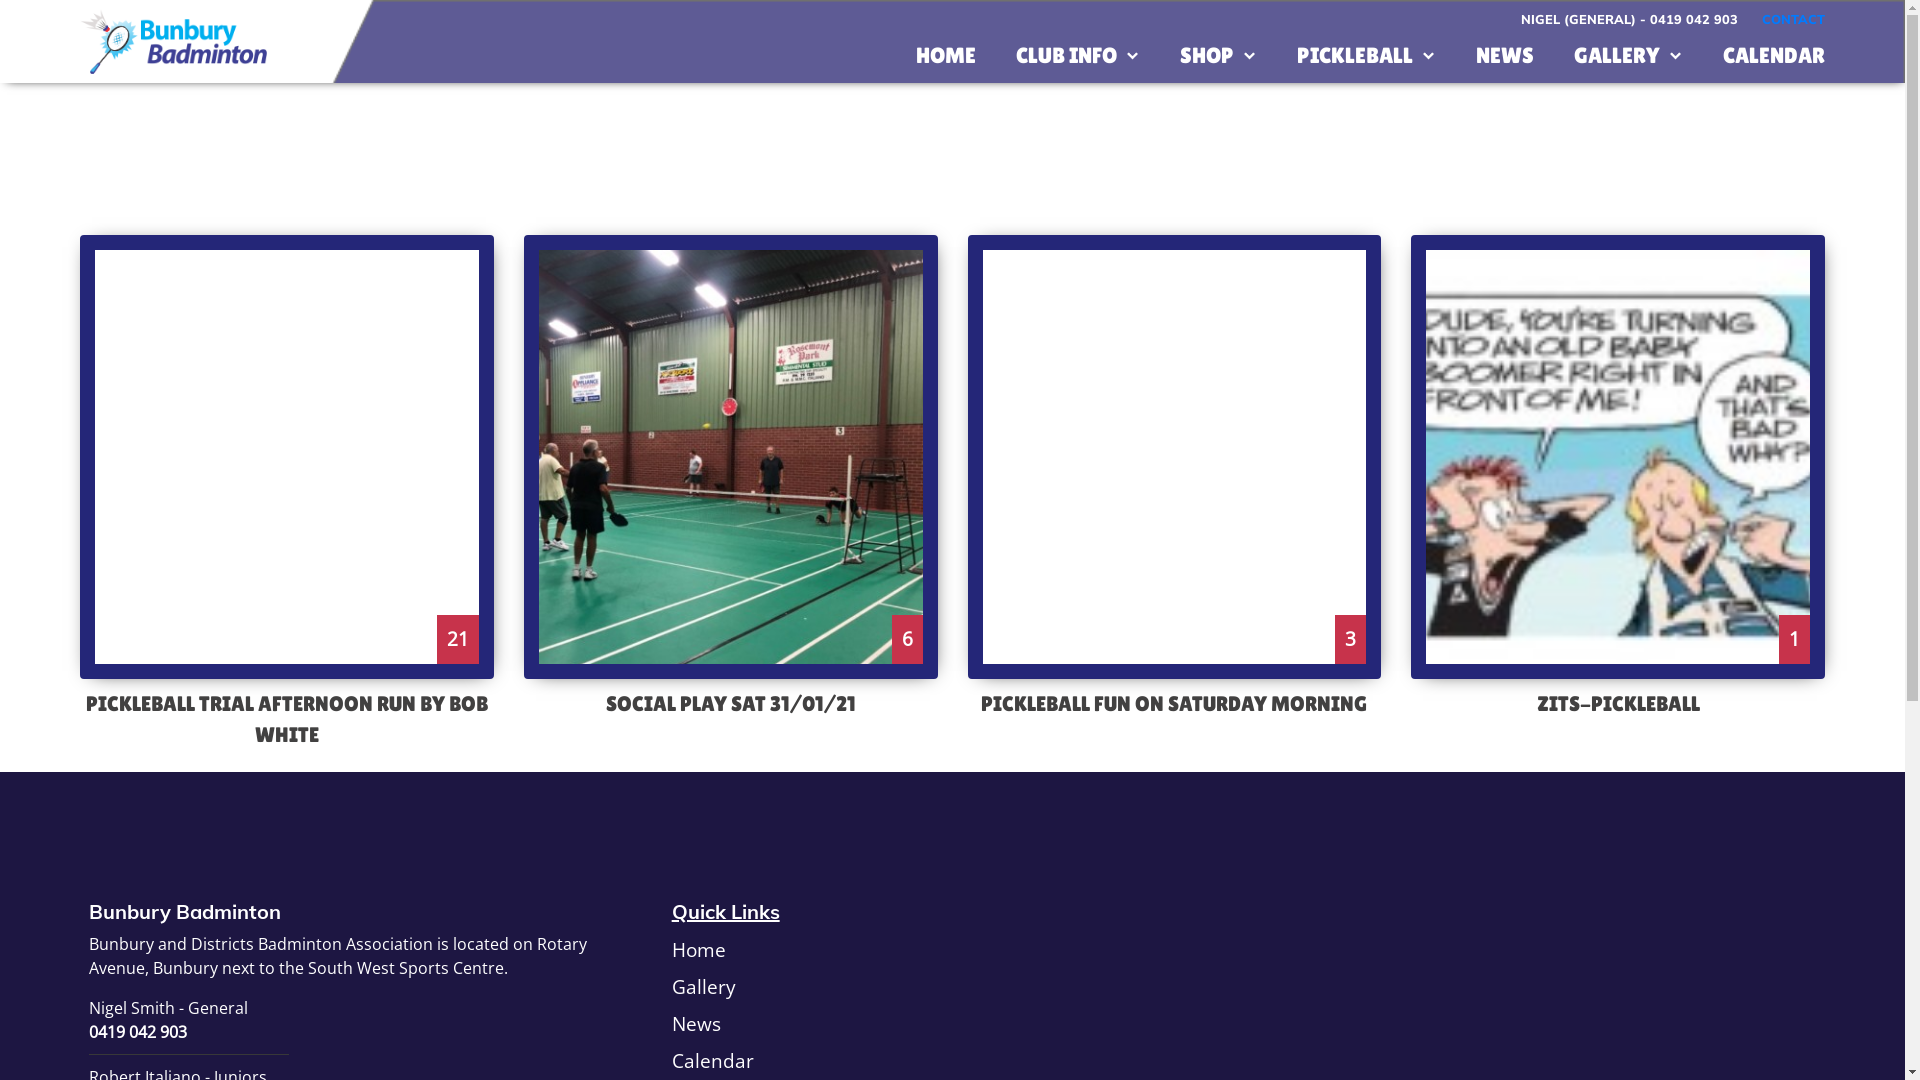 The height and width of the screenshot is (1080, 1920). What do you see at coordinates (1016, 55) in the screenshot?
I see `'CLUB INFO'` at bounding box center [1016, 55].